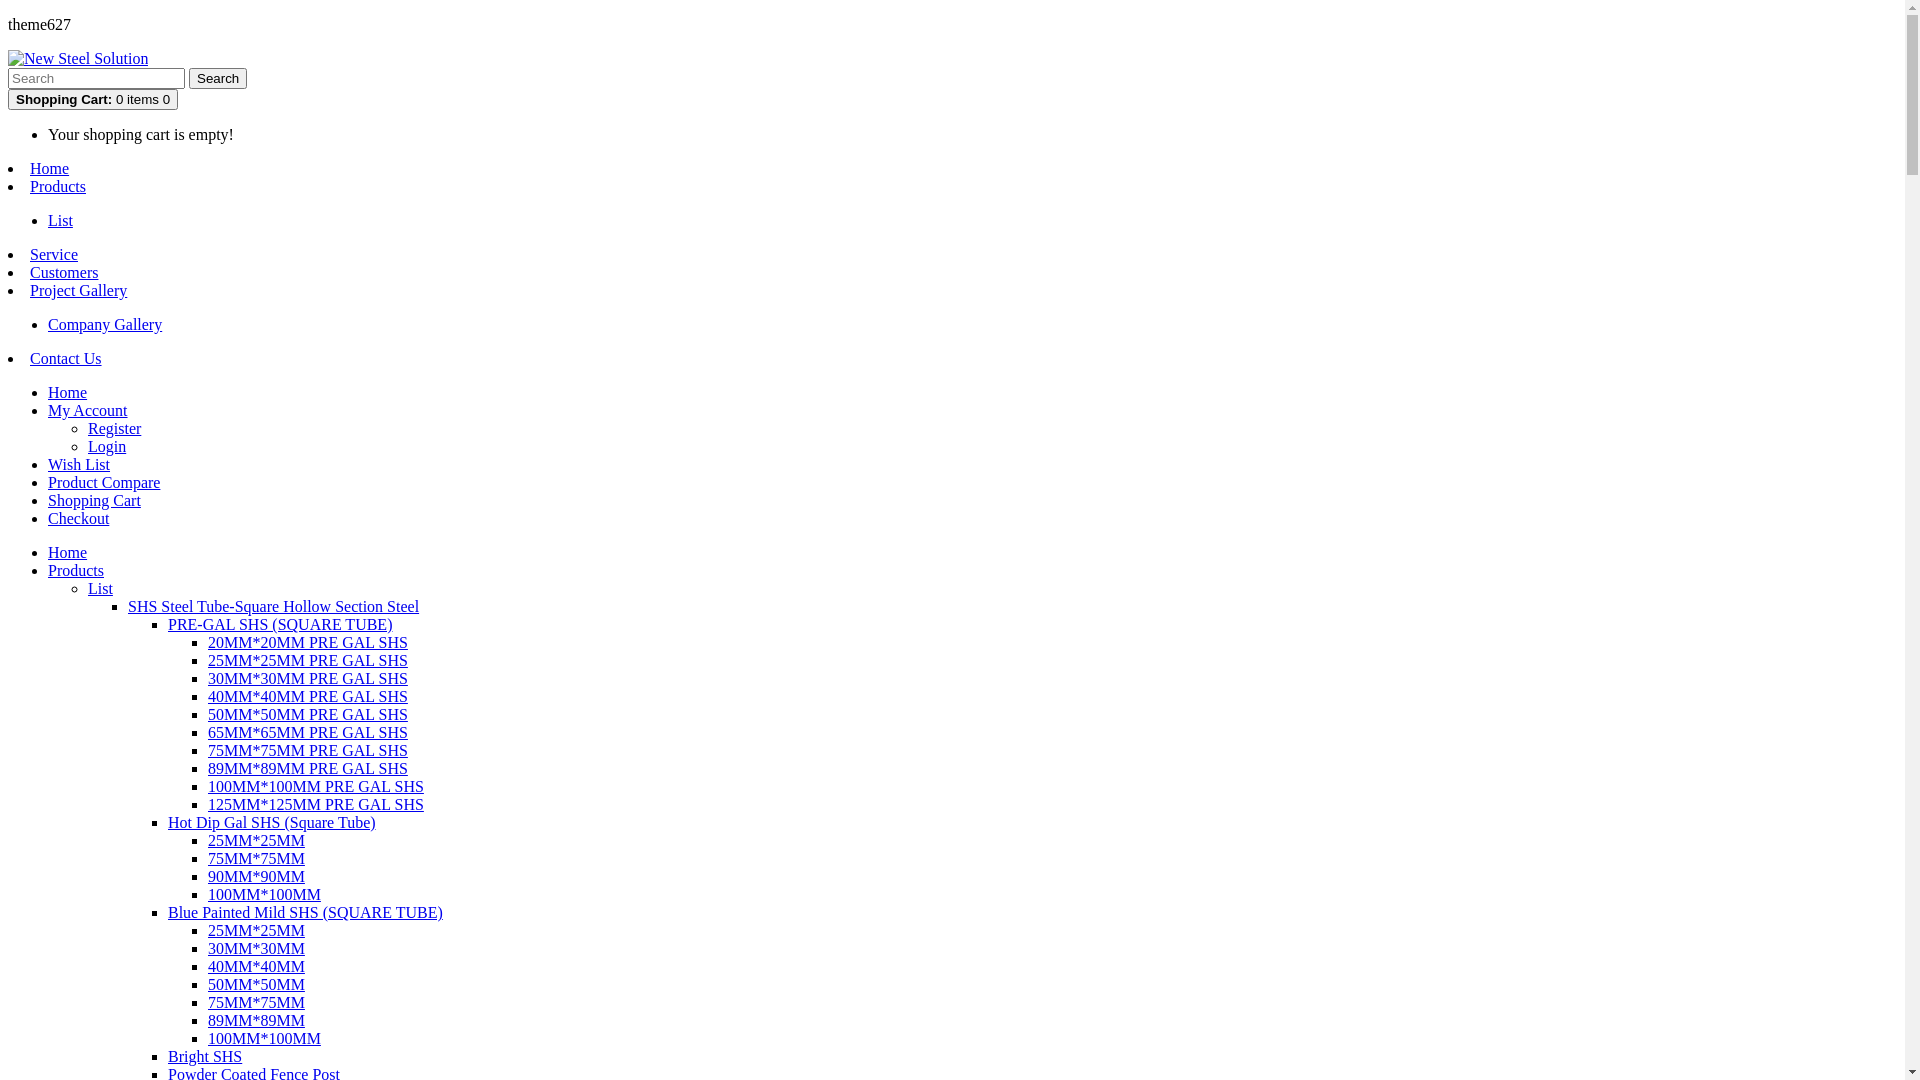 Image resolution: width=1920 pixels, height=1080 pixels. Describe the element at coordinates (205, 1055) in the screenshot. I see `'Bright SHS'` at that location.